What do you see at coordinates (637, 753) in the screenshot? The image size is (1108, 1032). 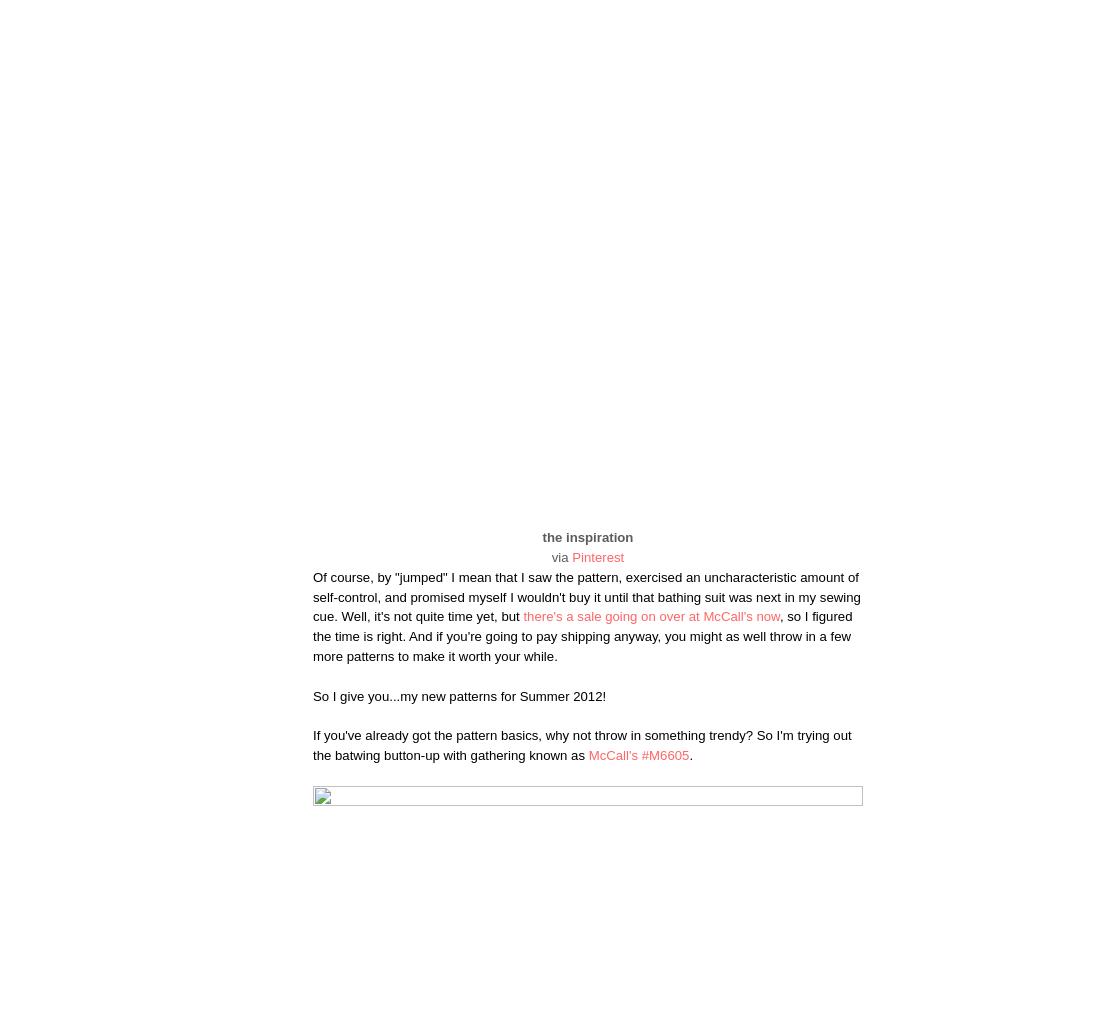 I see `'McCall's #M6605'` at bounding box center [637, 753].